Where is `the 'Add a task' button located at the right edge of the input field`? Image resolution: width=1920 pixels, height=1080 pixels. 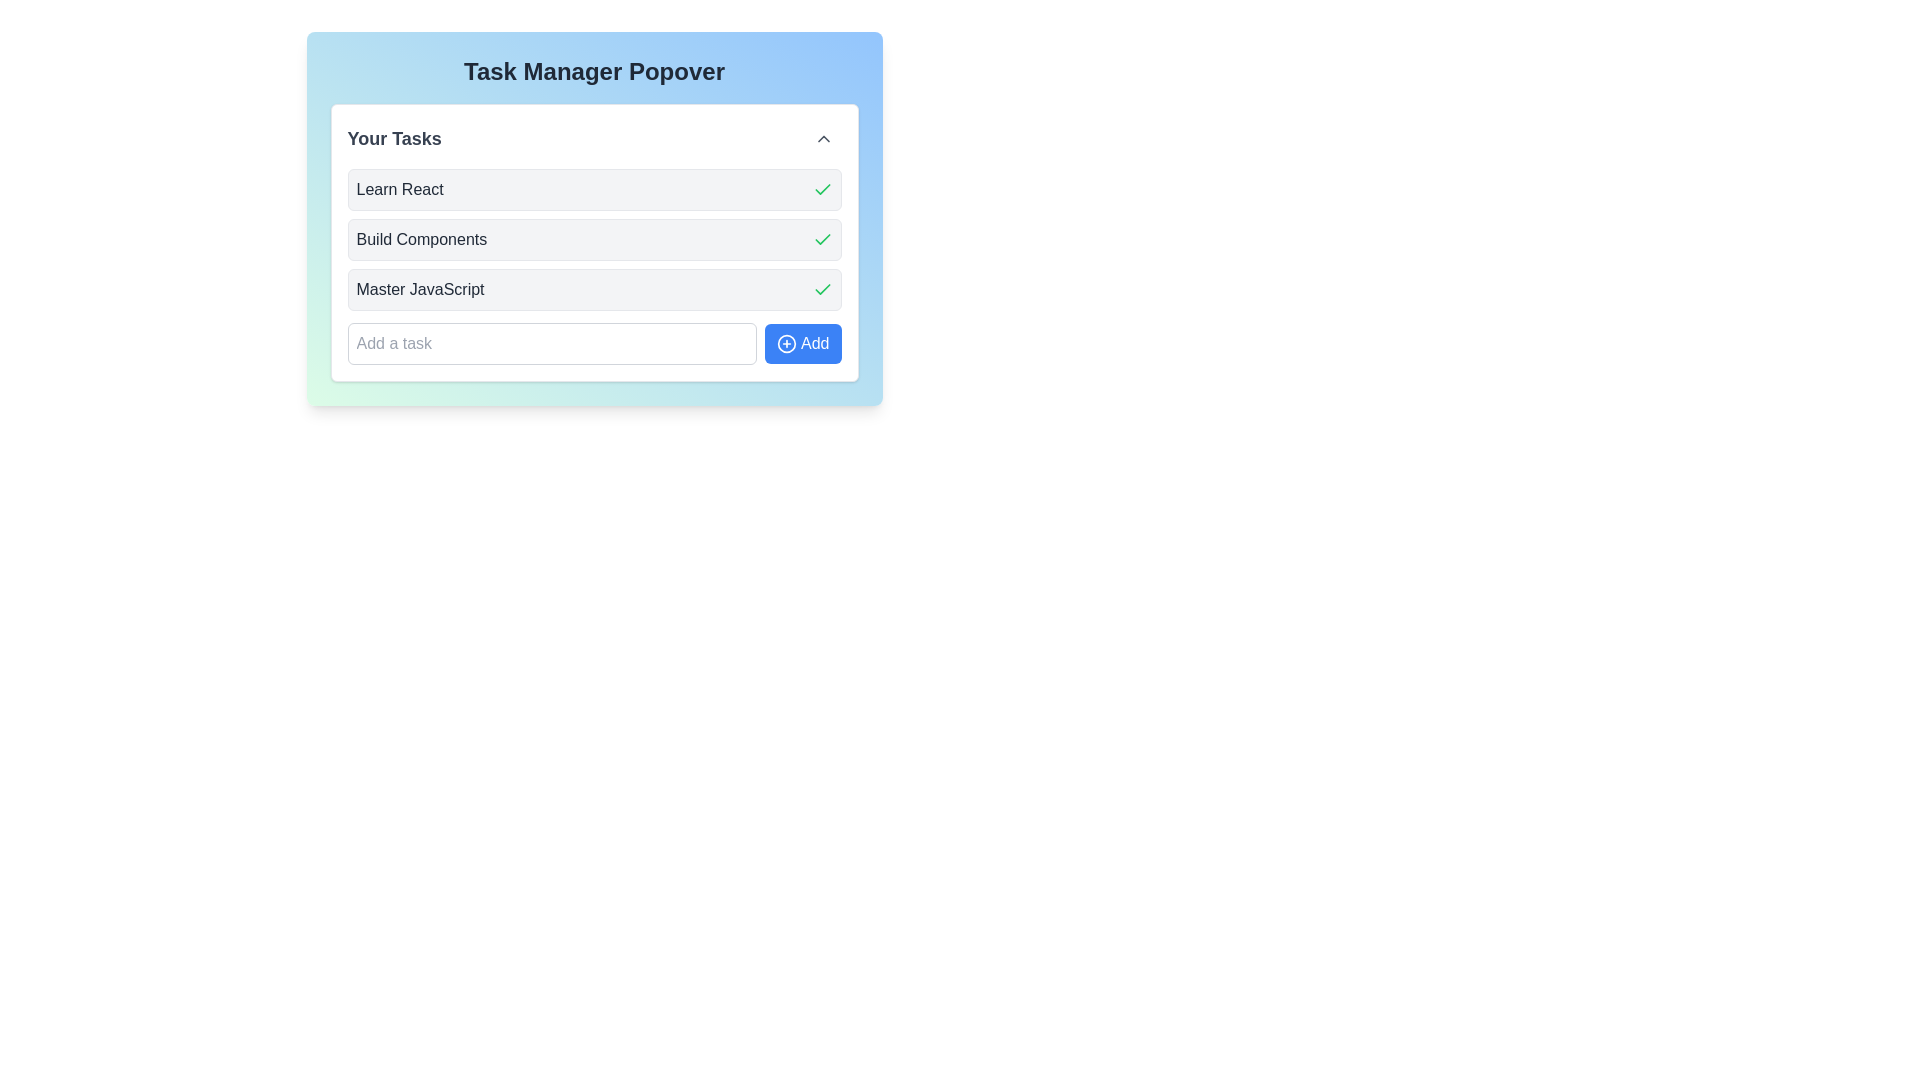 the 'Add a task' button located at the right edge of the input field is located at coordinates (802, 342).